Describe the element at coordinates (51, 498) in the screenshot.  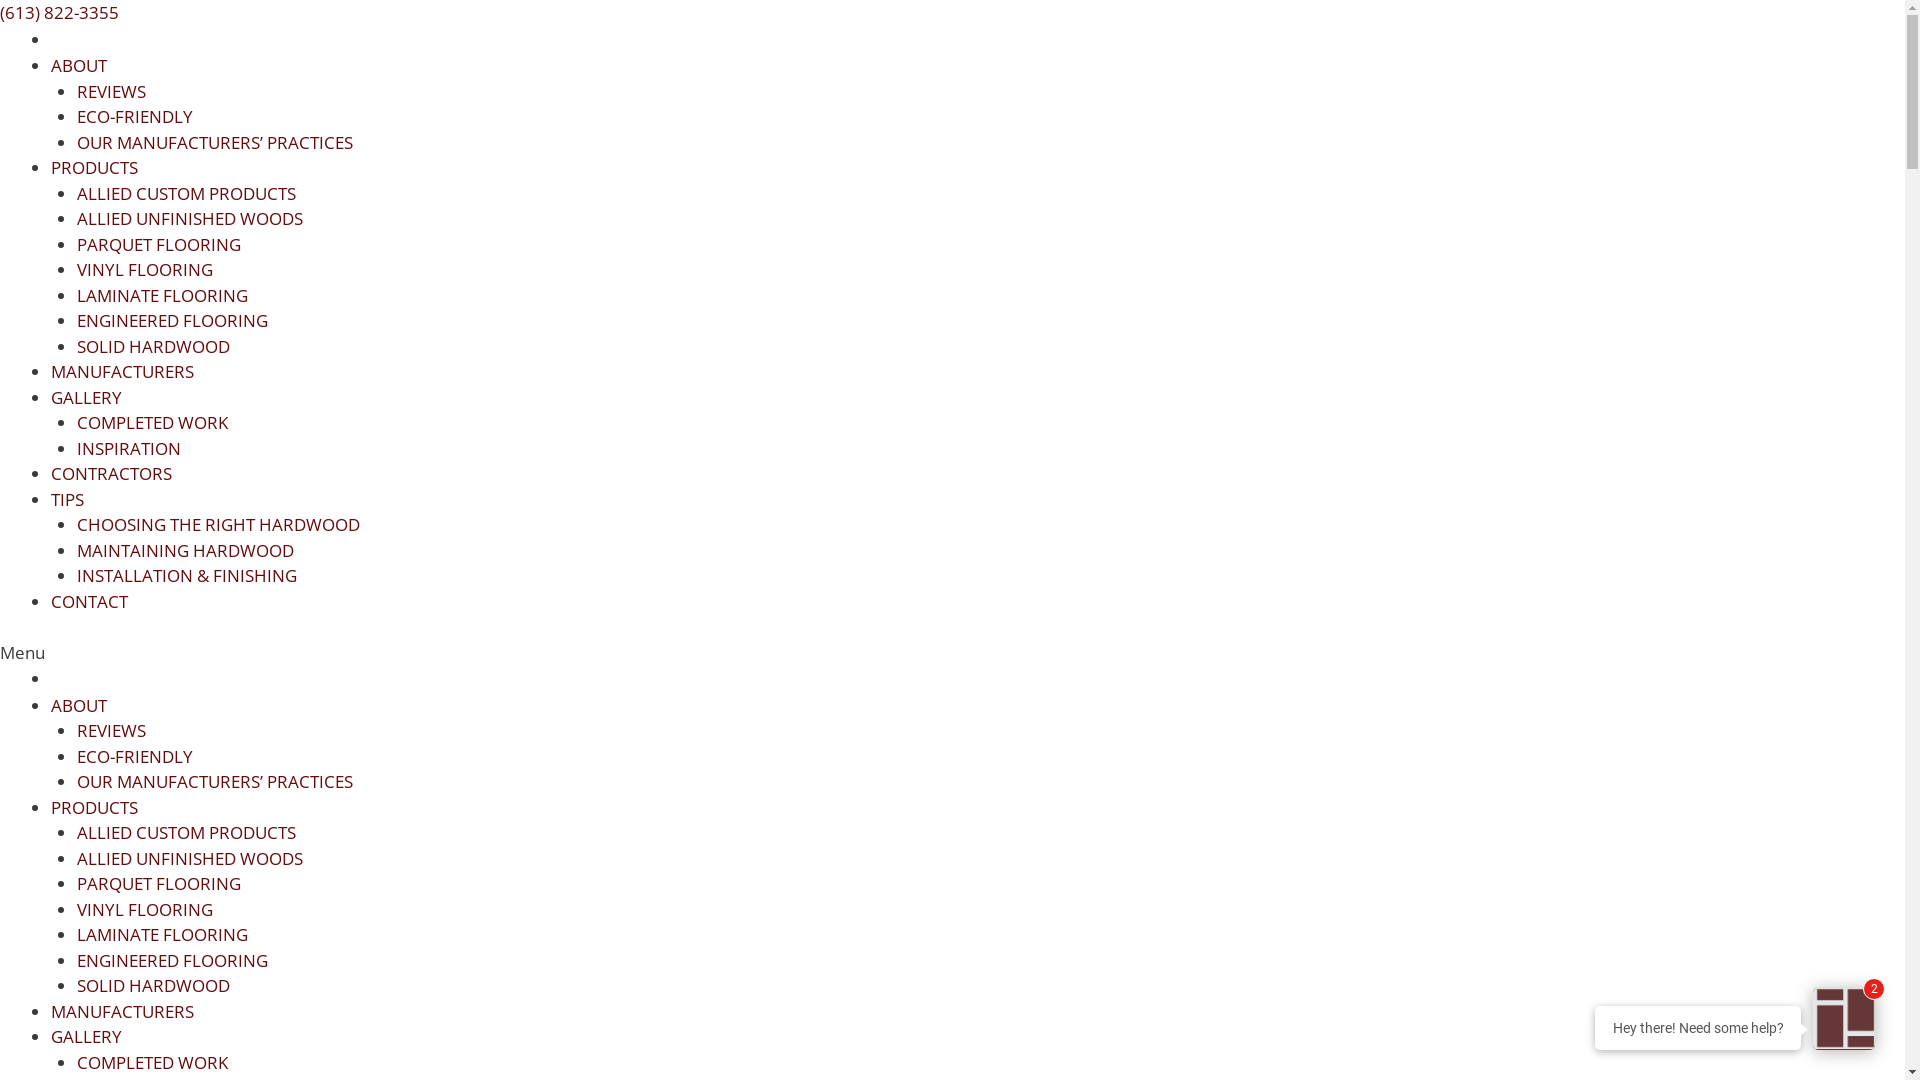
I see `'TIPS'` at that location.